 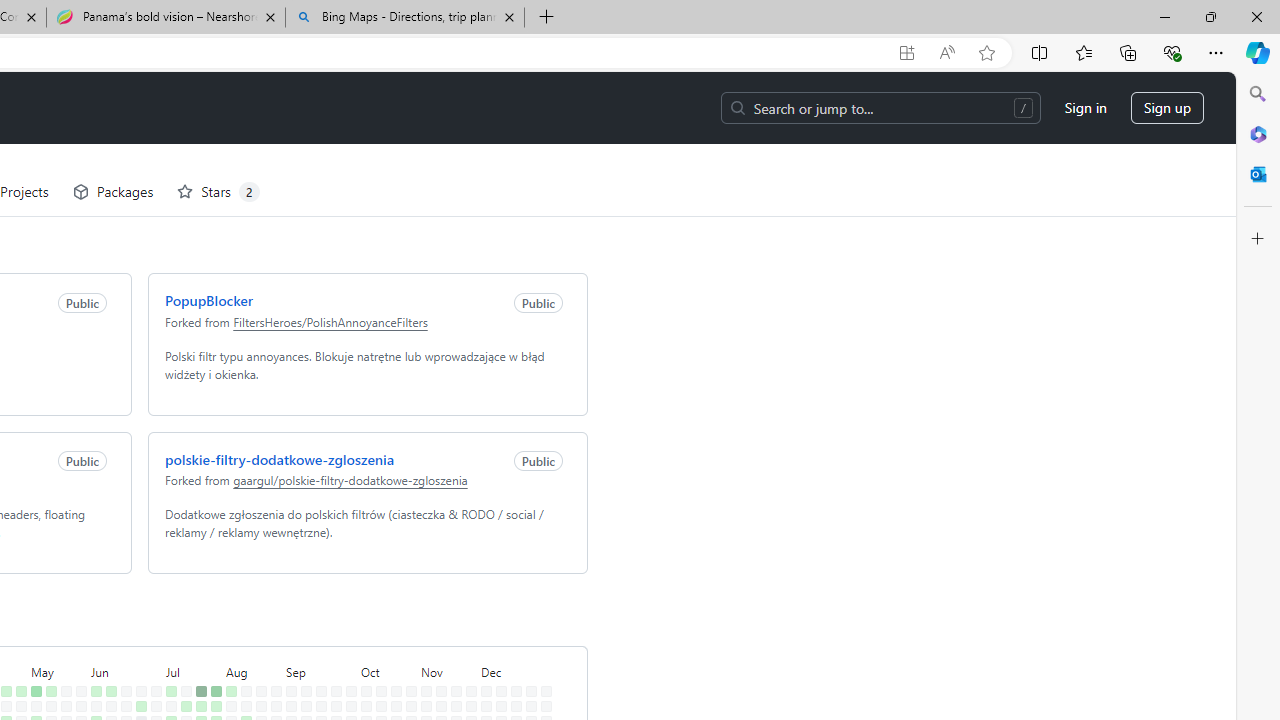 I want to click on 'No contributions on September 19th.', so click(x=316, y=678).